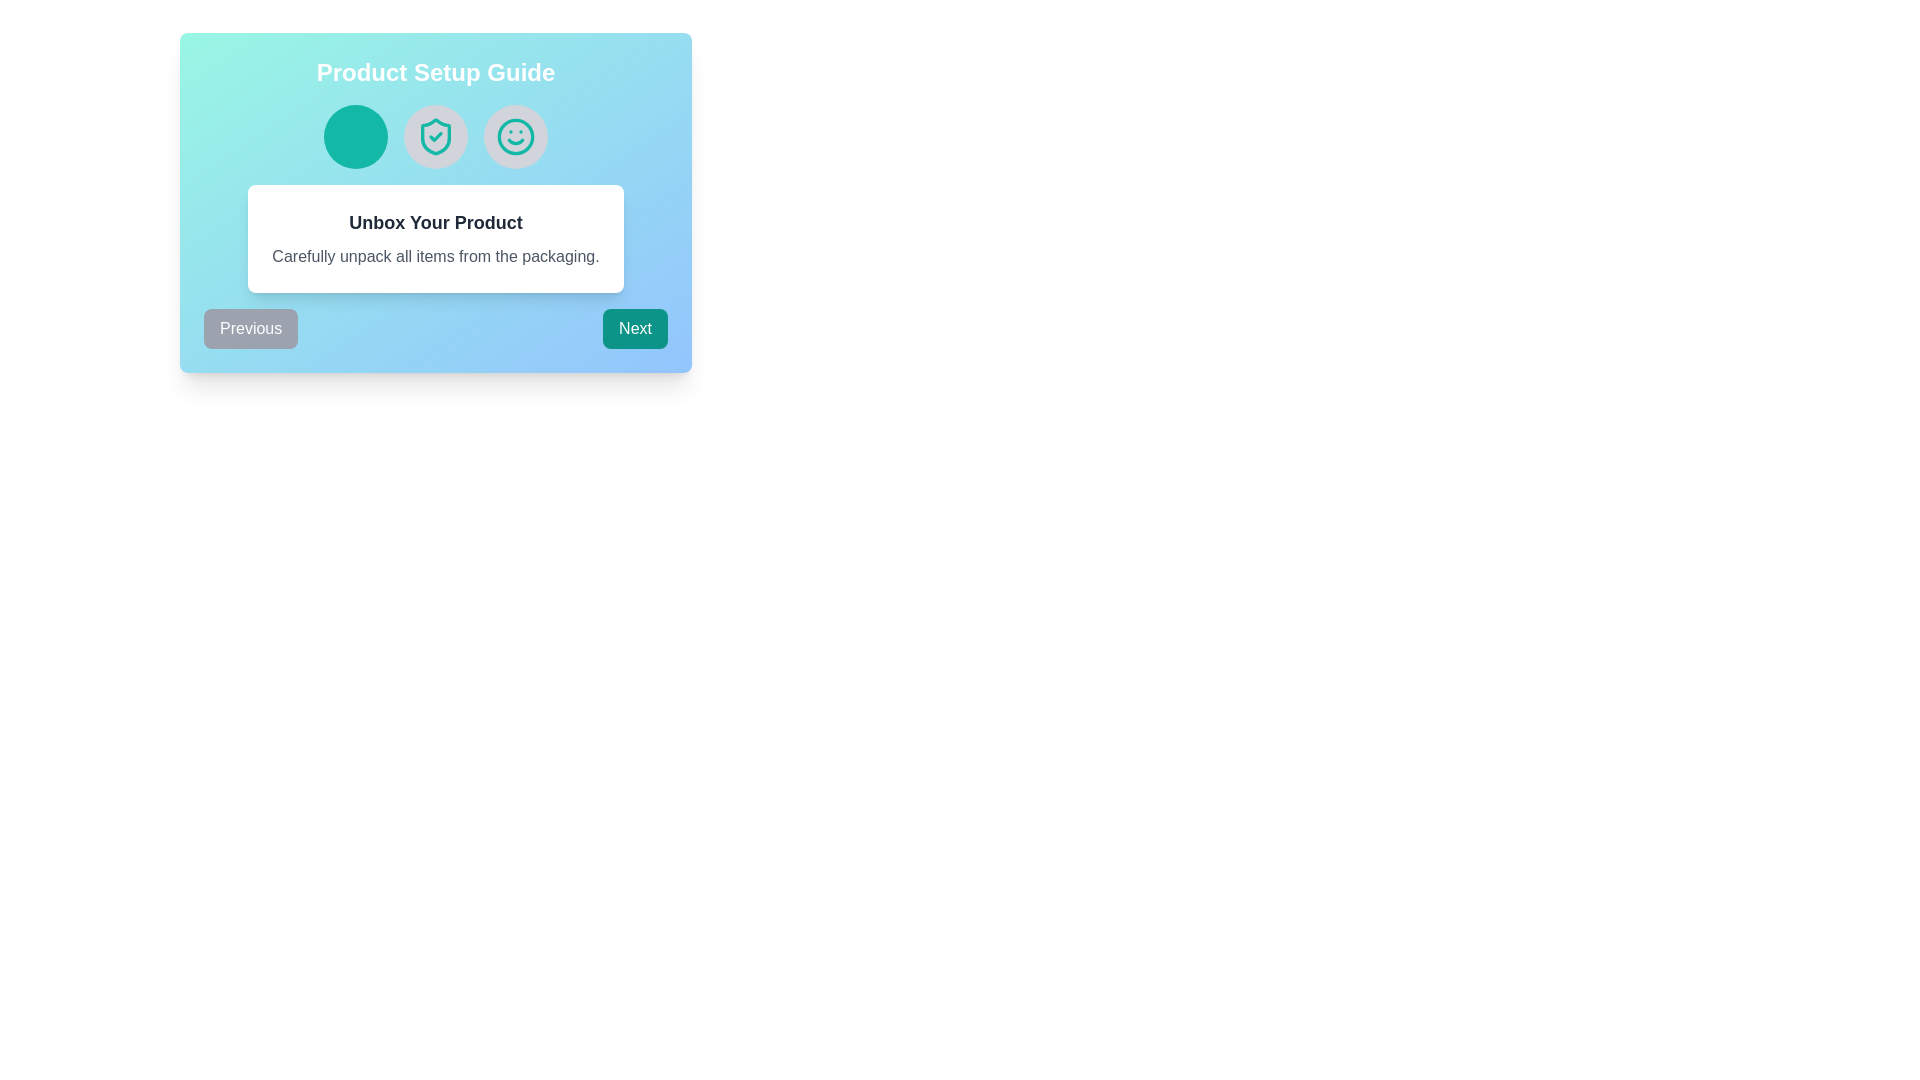 The image size is (1920, 1080). I want to click on the 'Next' button, which is a rectangular button with a teal background and white text, located in the bottom section of the 'Product Setup Guide' interface, so click(634, 327).